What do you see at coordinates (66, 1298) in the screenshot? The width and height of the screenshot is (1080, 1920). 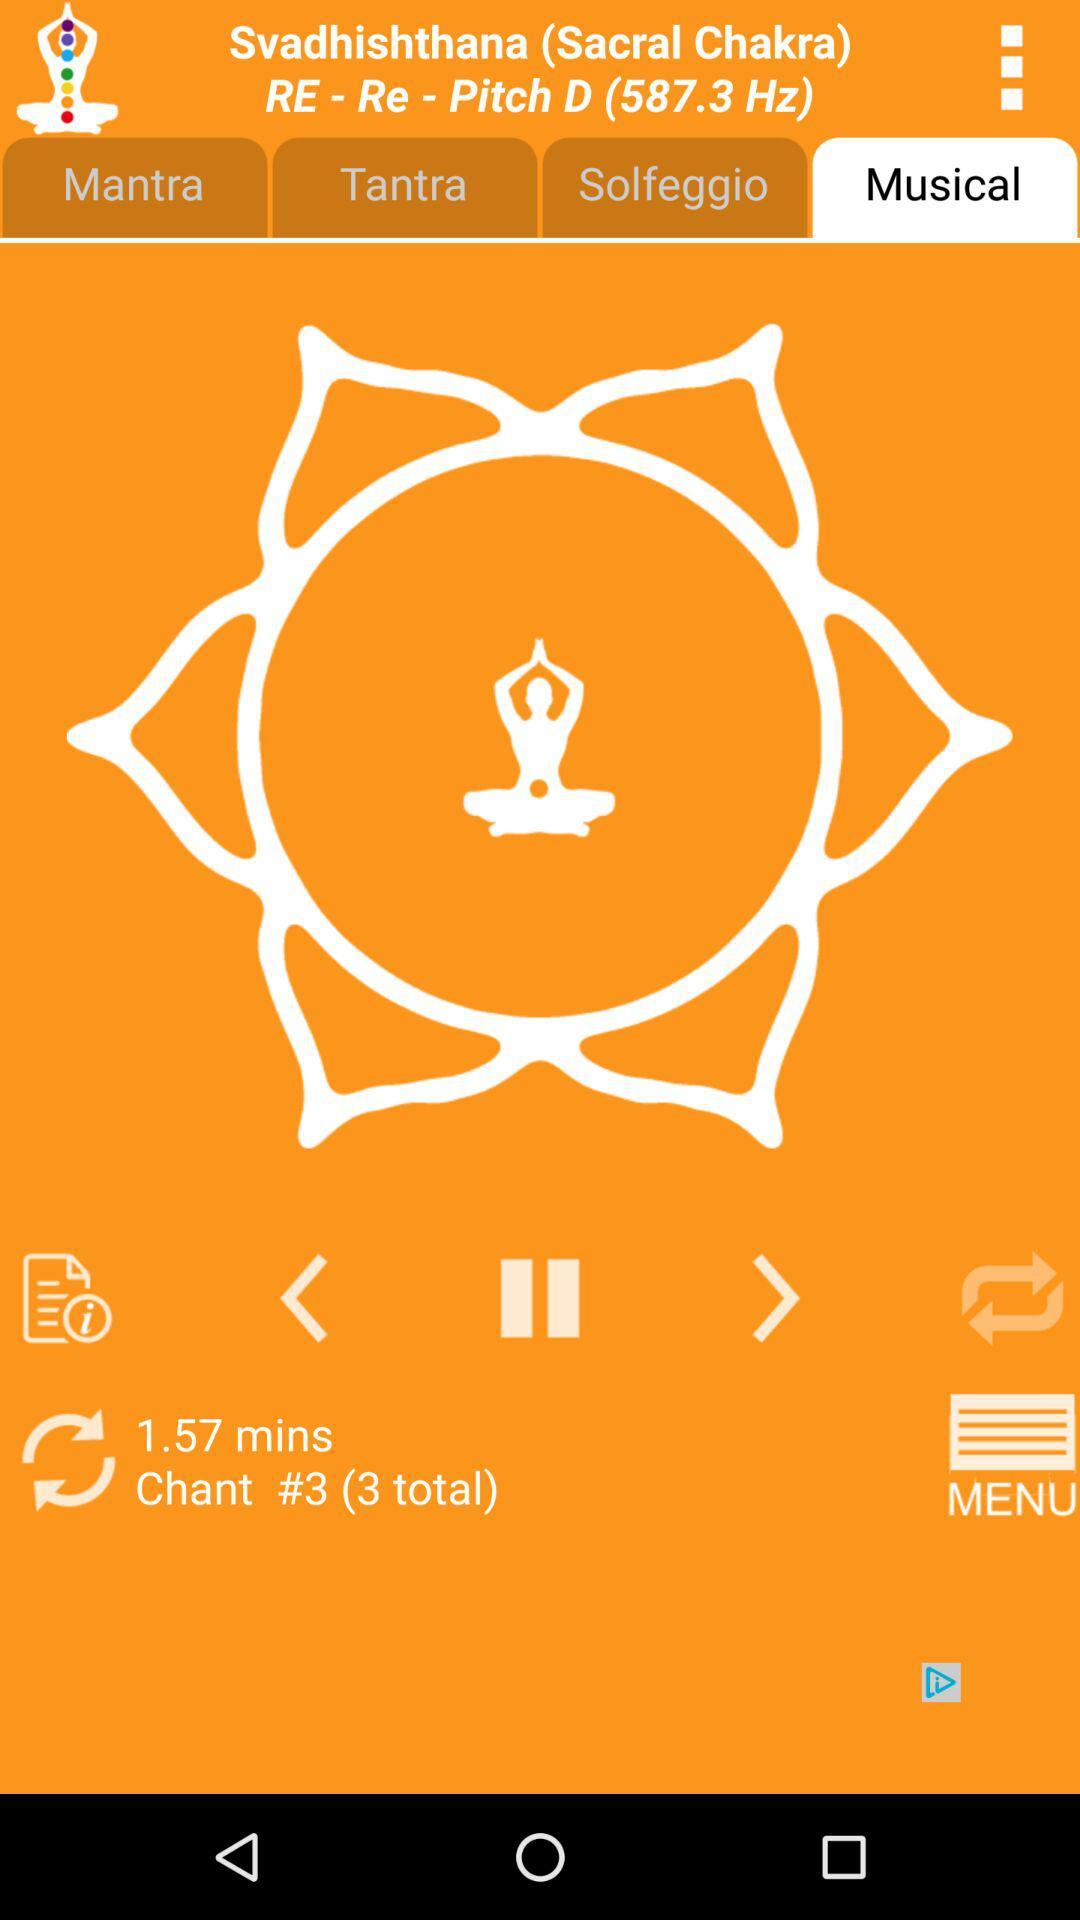 I see `notes` at bounding box center [66, 1298].